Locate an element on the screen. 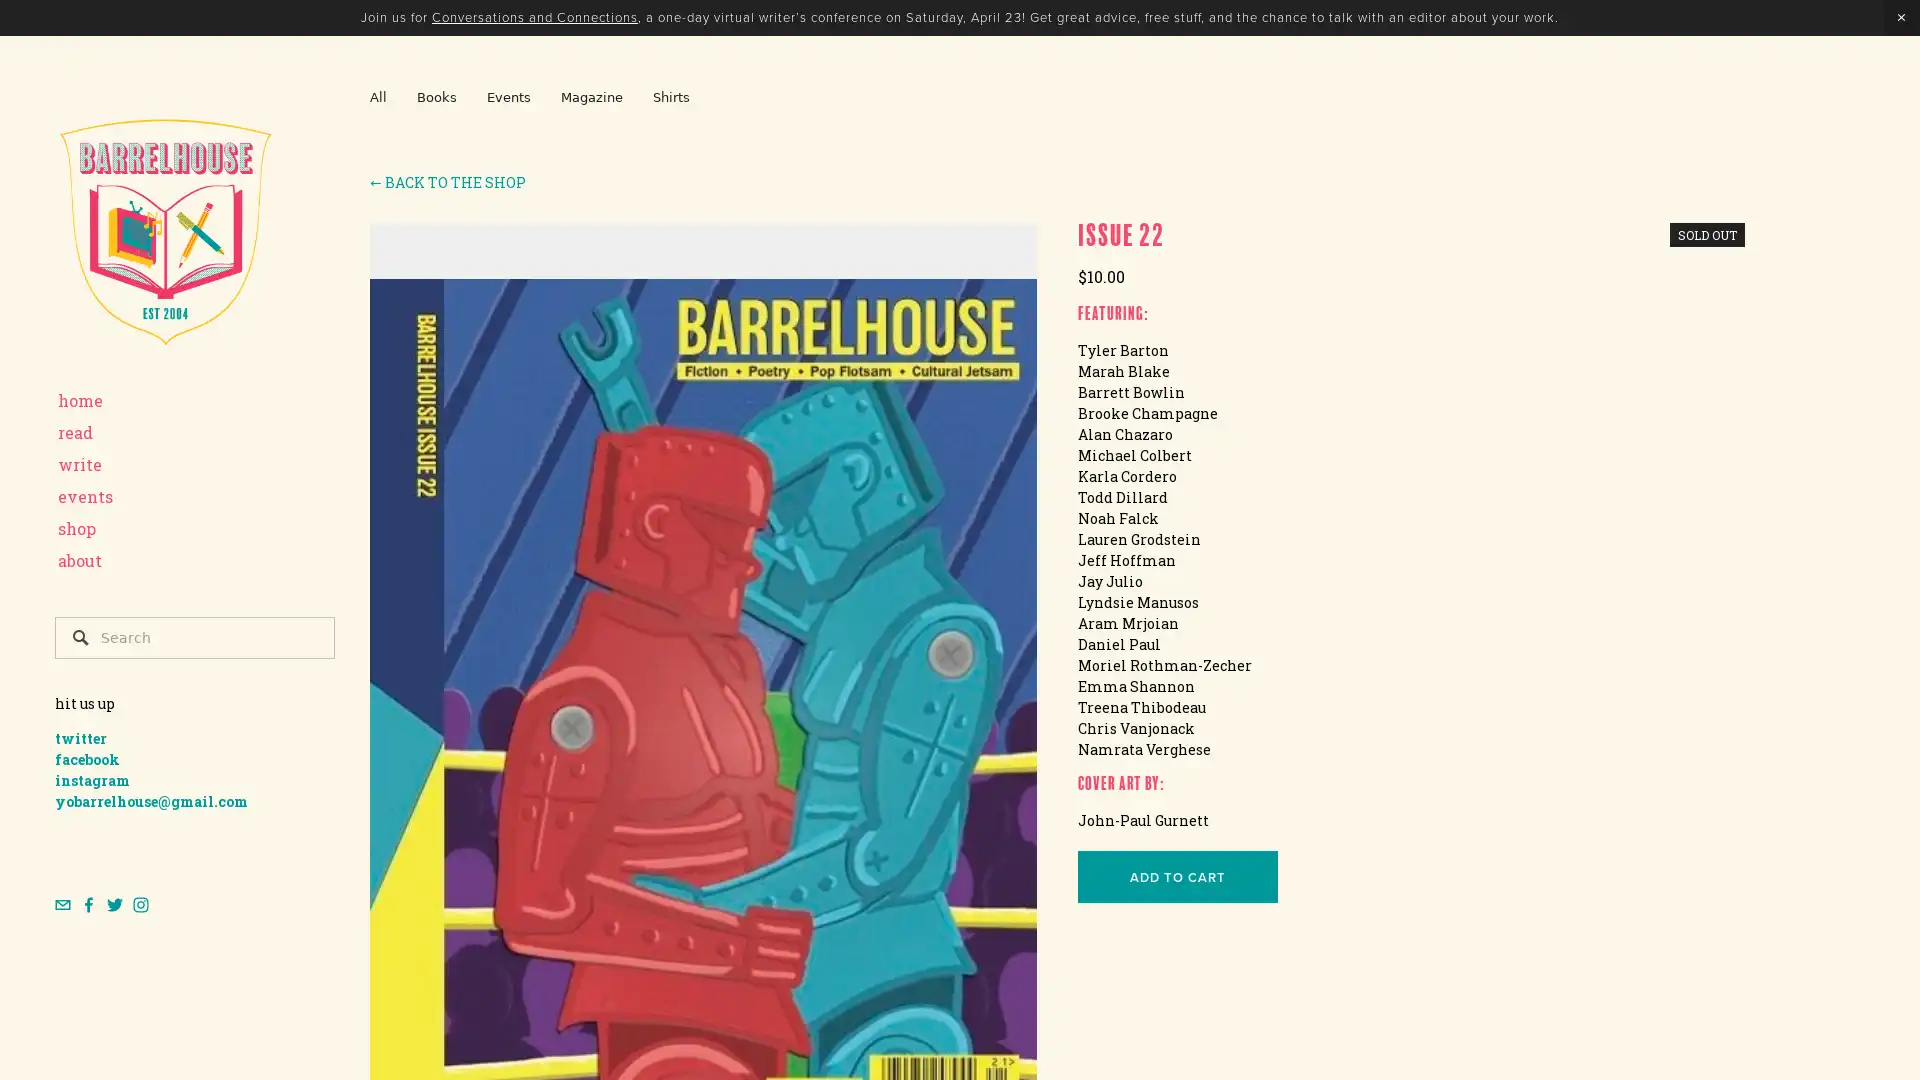  ADD TO CART is located at coordinates (1177, 875).